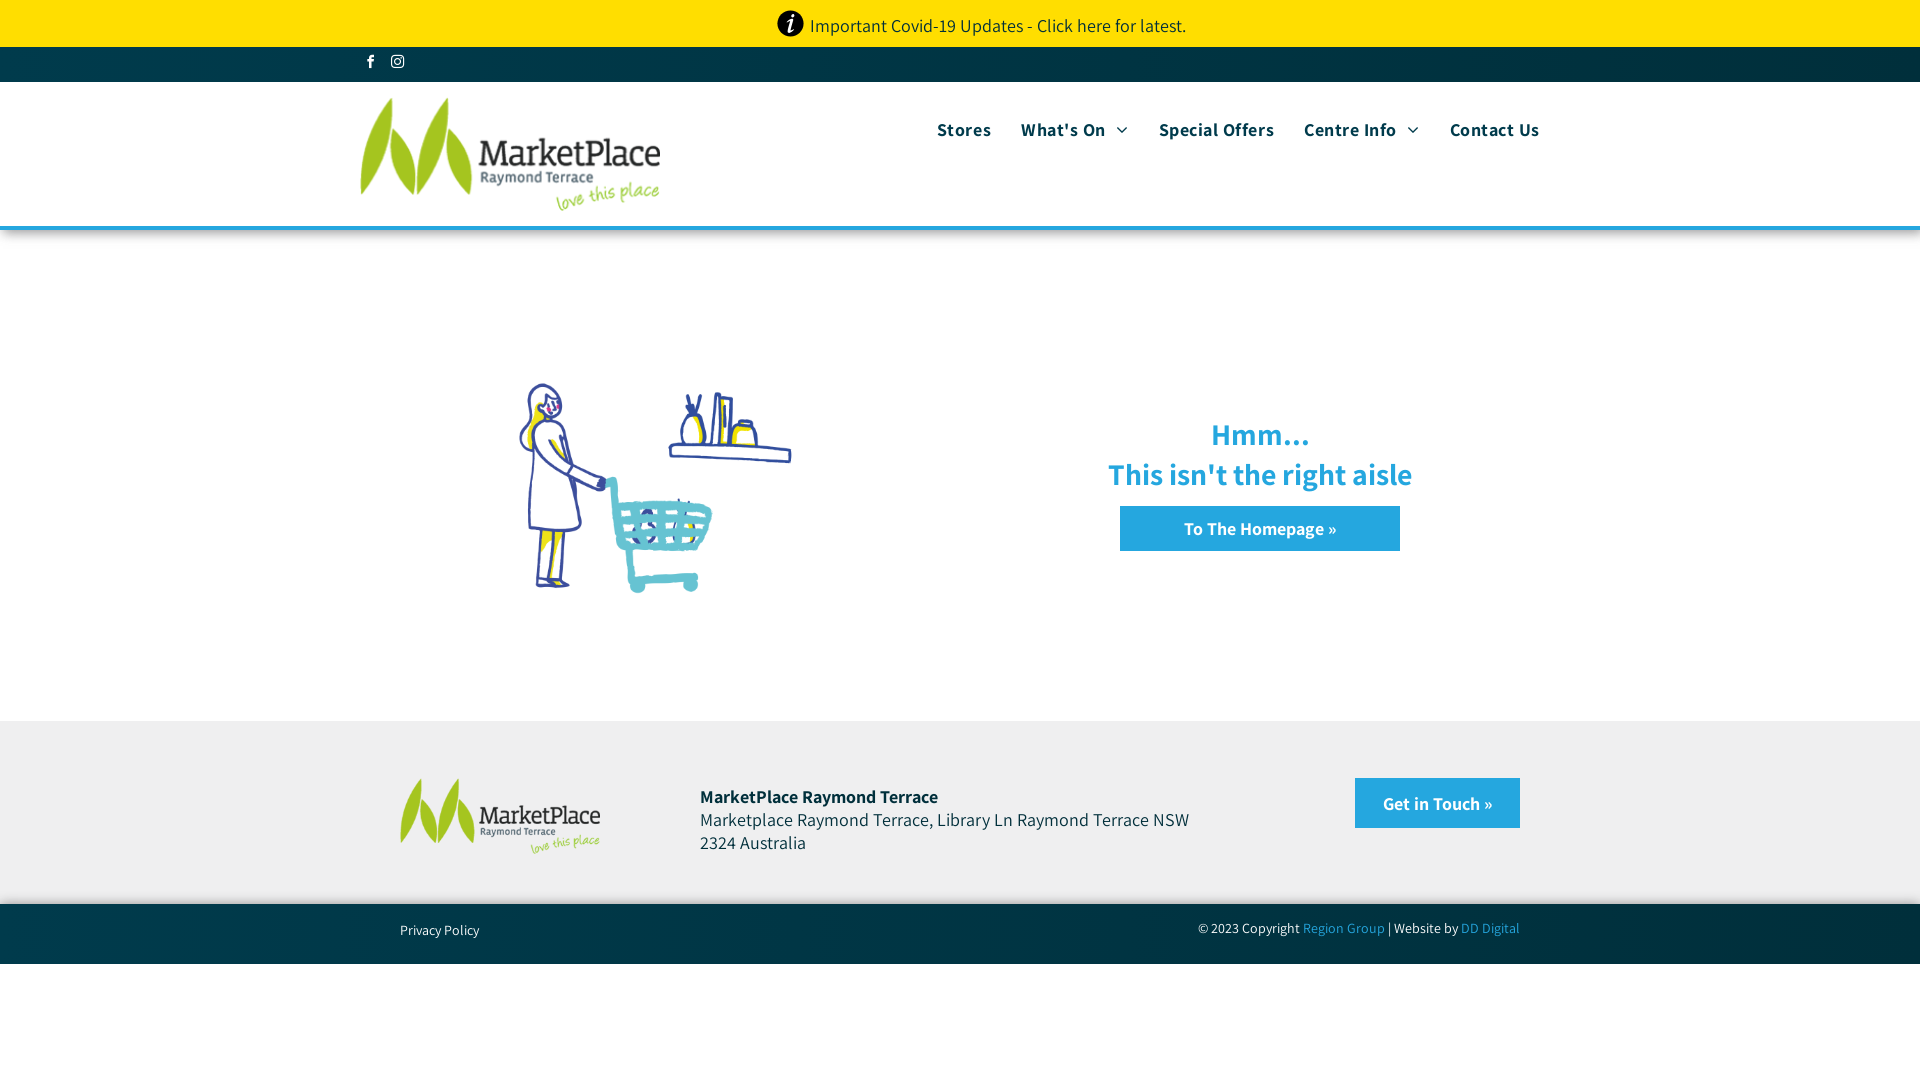 The height and width of the screenshot is (1080, 1920). What do you see at coordinates (438, 929) in the screenshot?
I see `'Privacy Policy'` at bounding box center [438, 929].